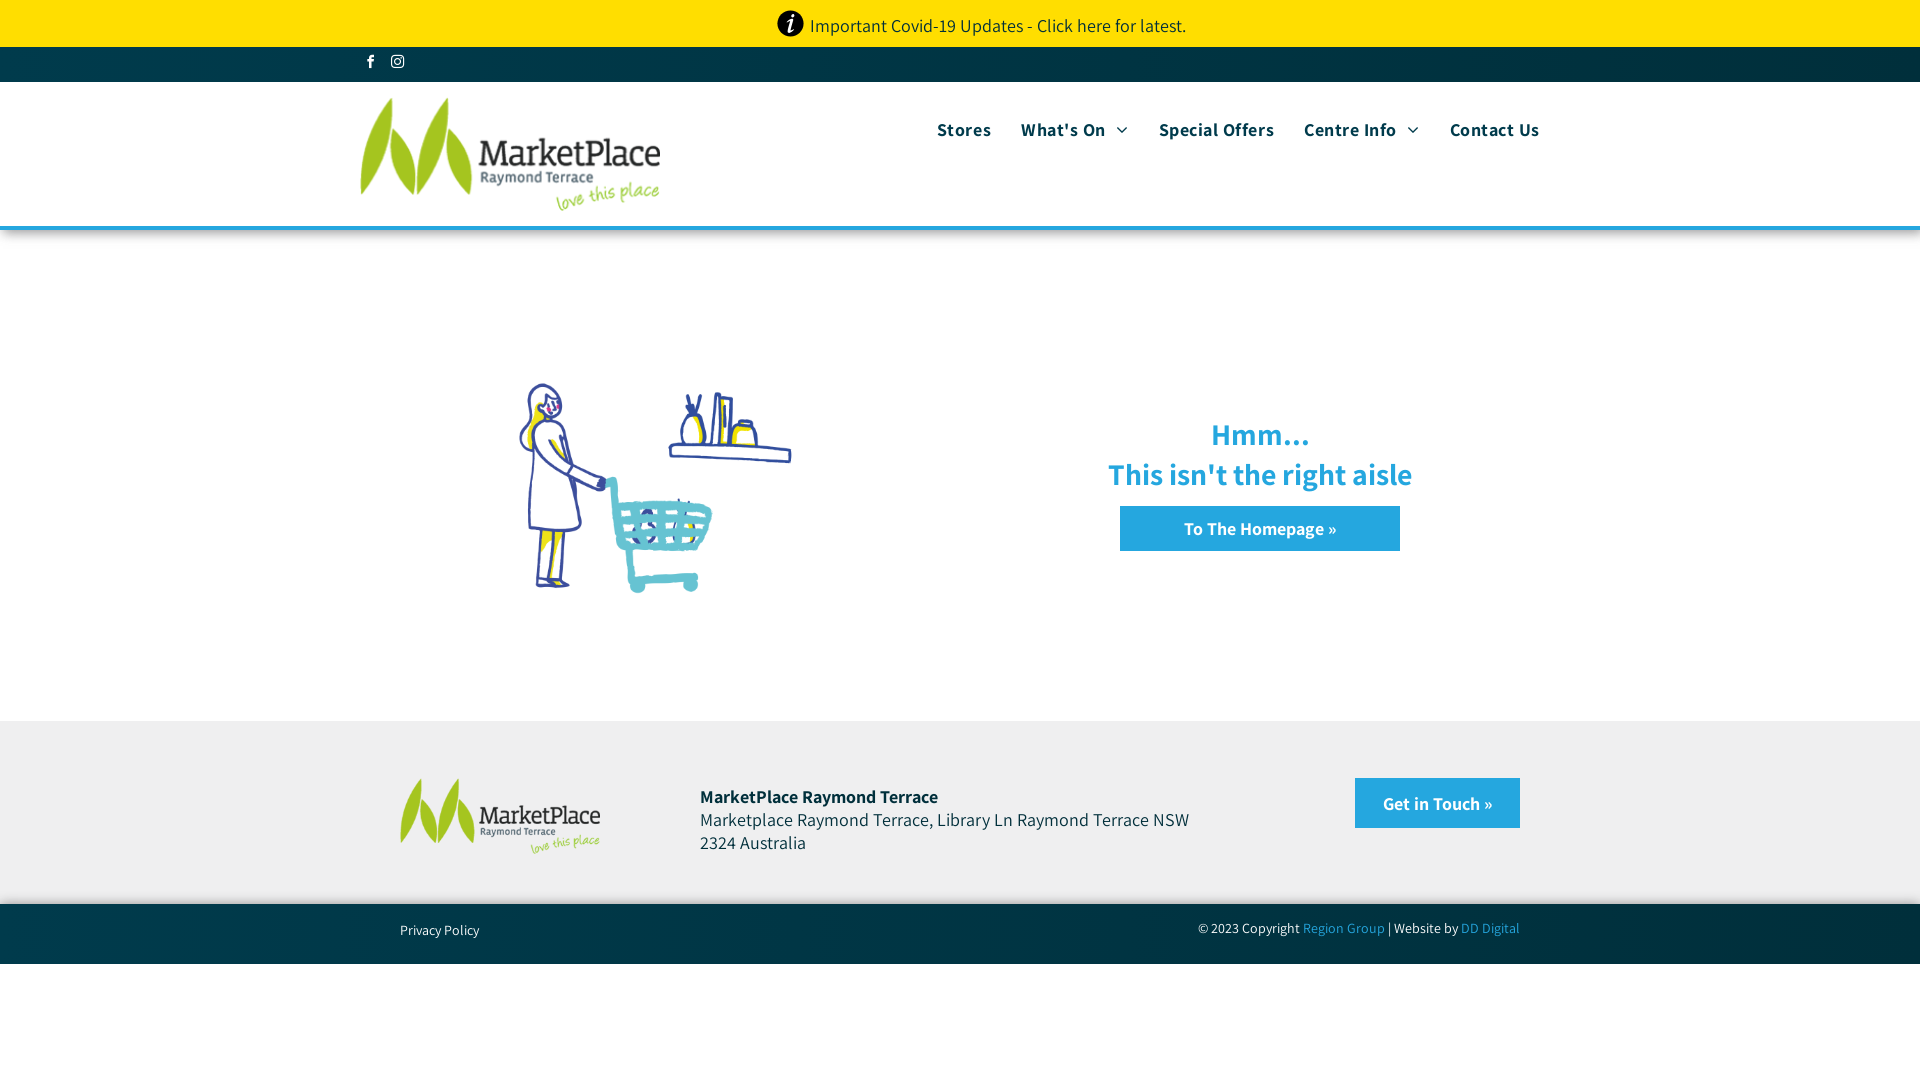 The height and width of the screenshot is (1080, 1920). What do you see at coordinates (438, 929) in the screenshot?
I see `'Privacy Policy'` at bounding box center [438, 929].